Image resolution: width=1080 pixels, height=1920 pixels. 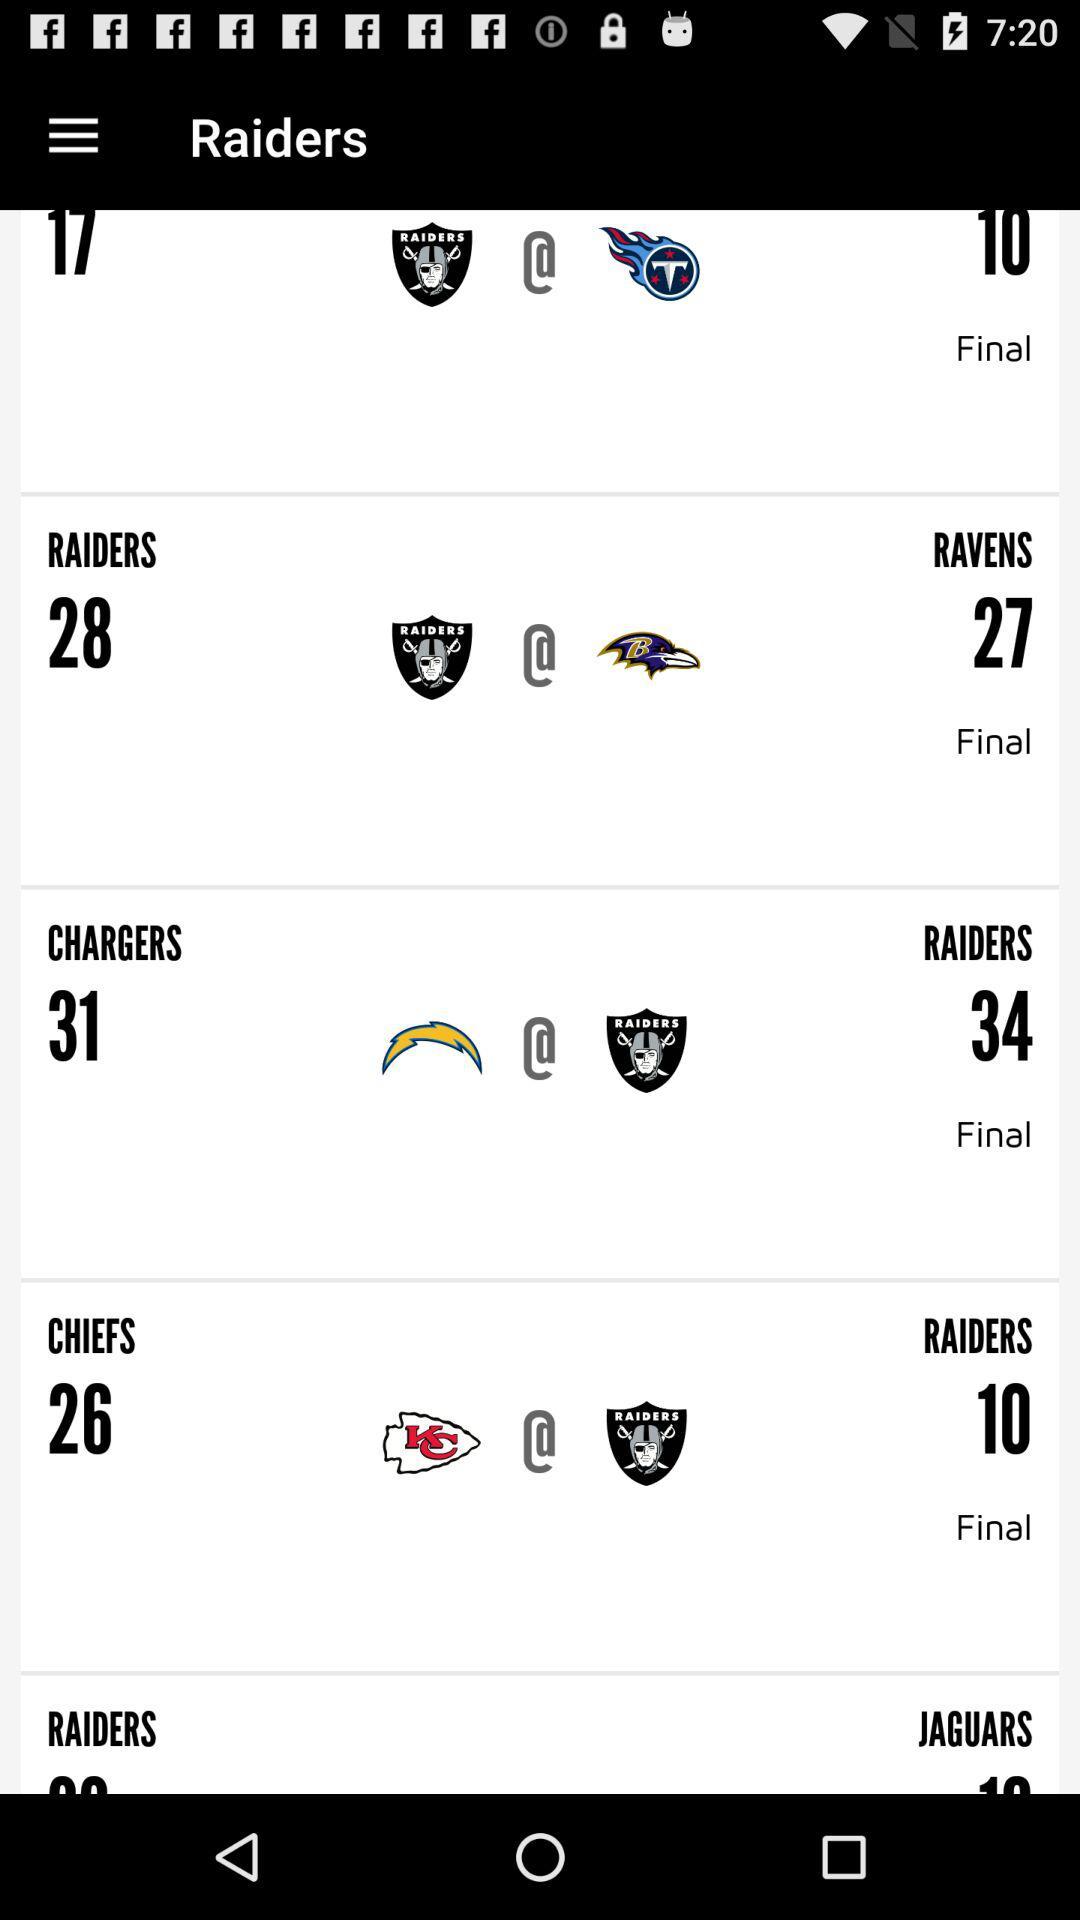 I want to click on the item below chiefs item, so click(x=538, y=1443).